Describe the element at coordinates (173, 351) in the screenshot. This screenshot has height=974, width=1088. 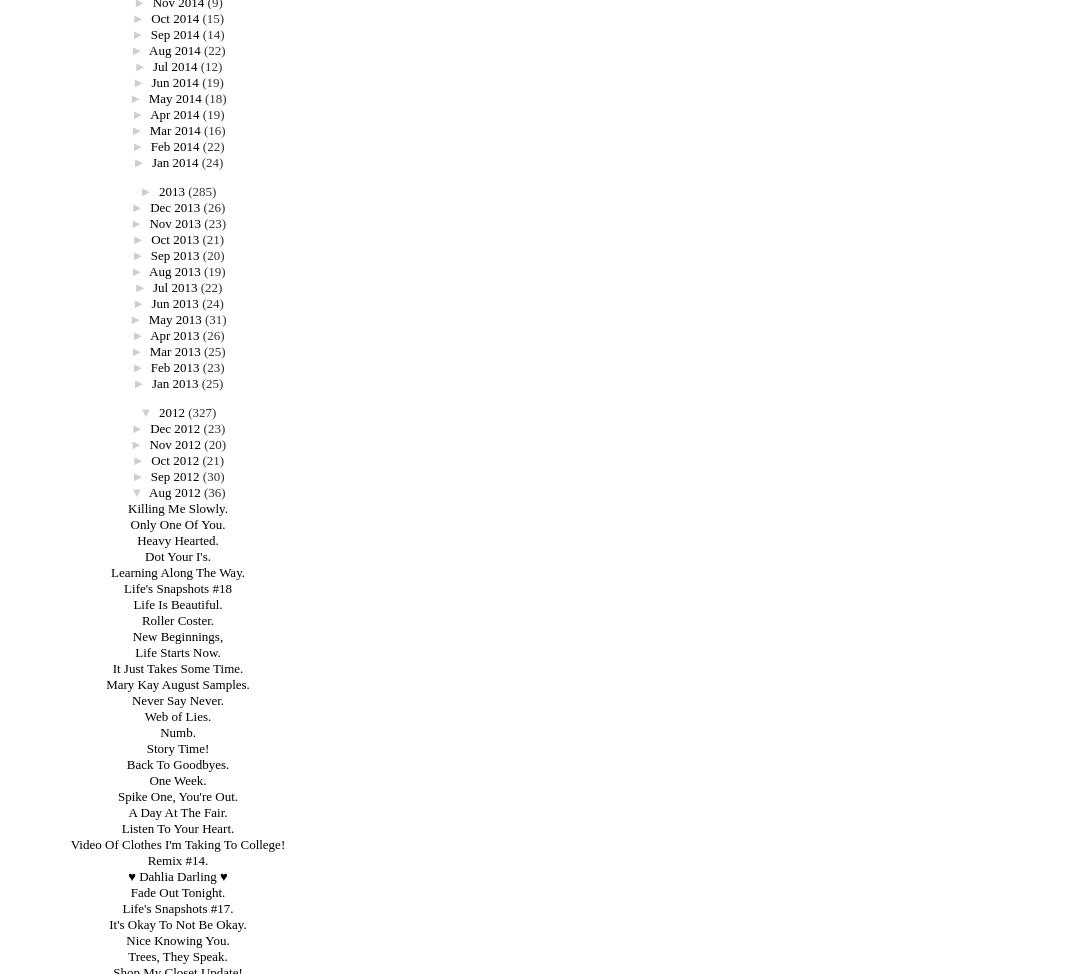
I see `'Mar 2013'` at that location.